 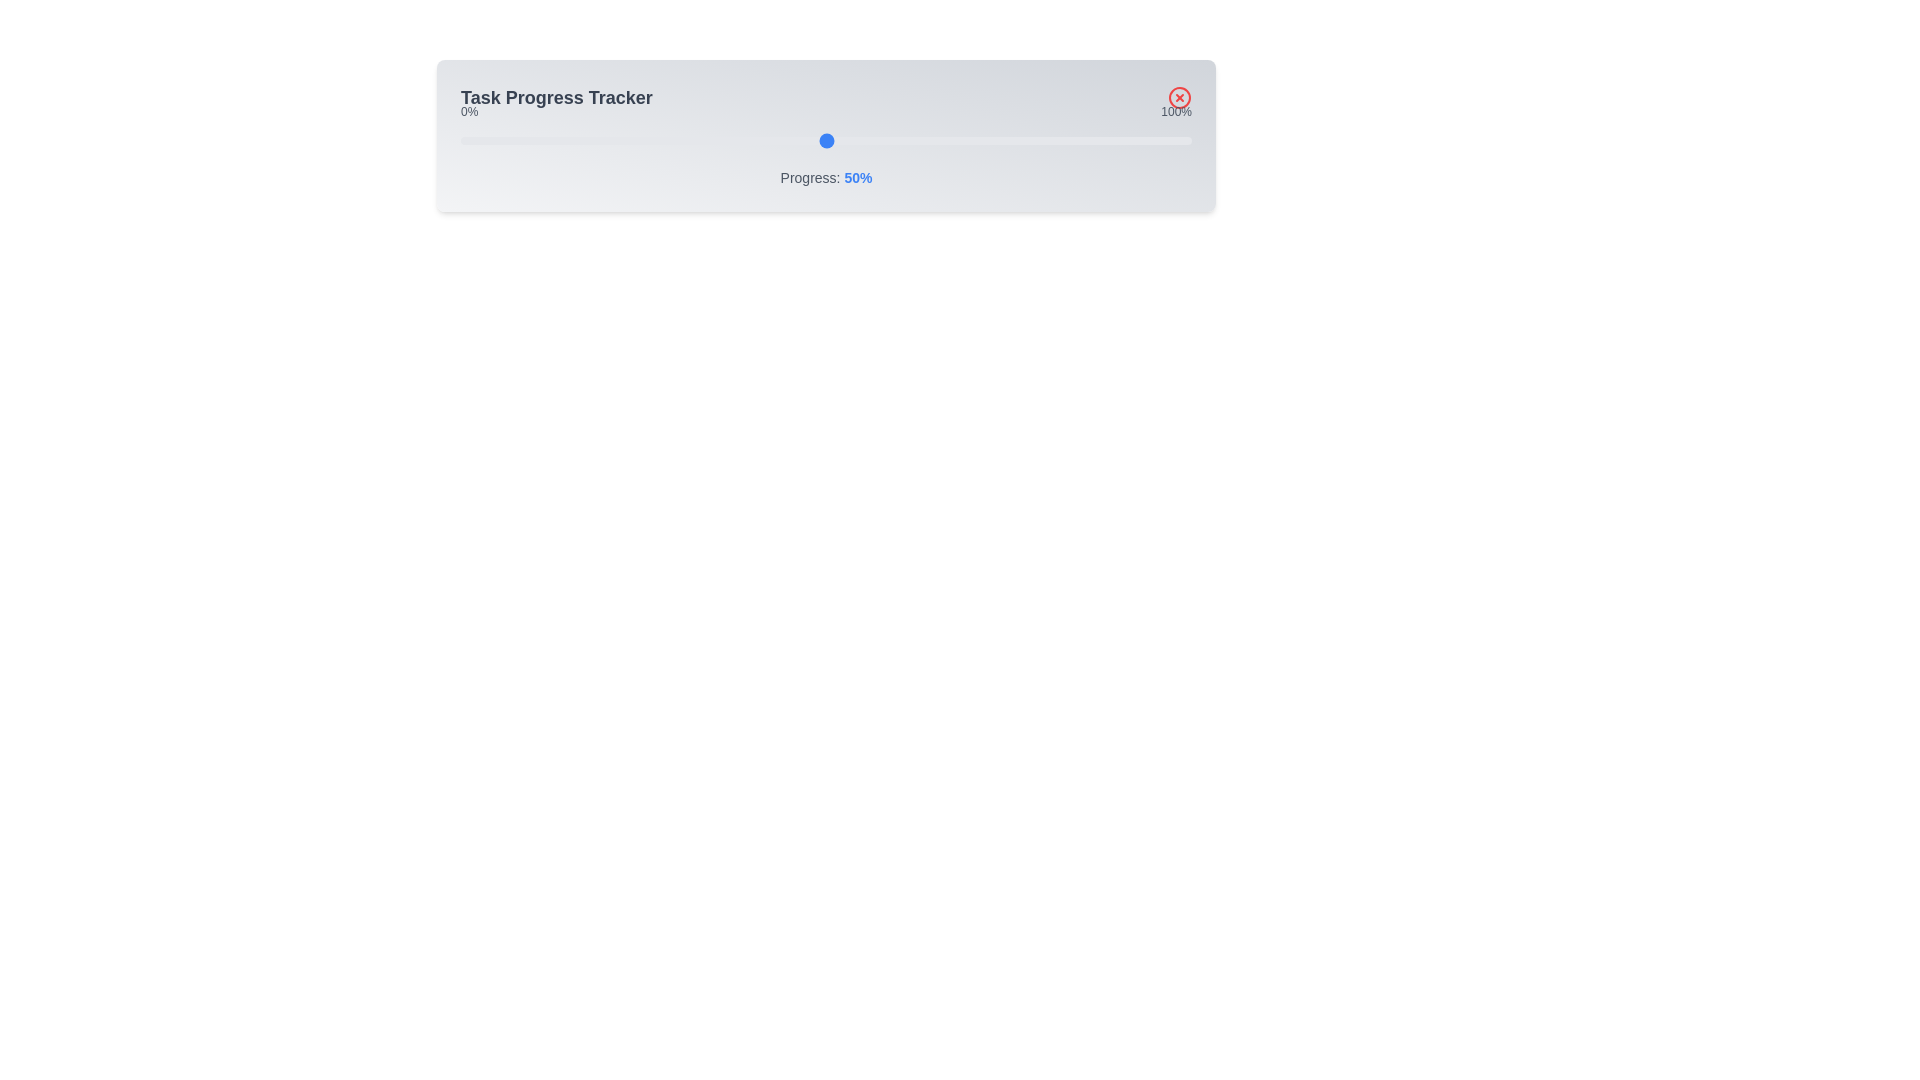 I want to click on the text label displaying '50%' in bold blue font, which is part of the progress tracker labeled 'Progress: 50%' on a light gray background, so click(x=858, y=176).